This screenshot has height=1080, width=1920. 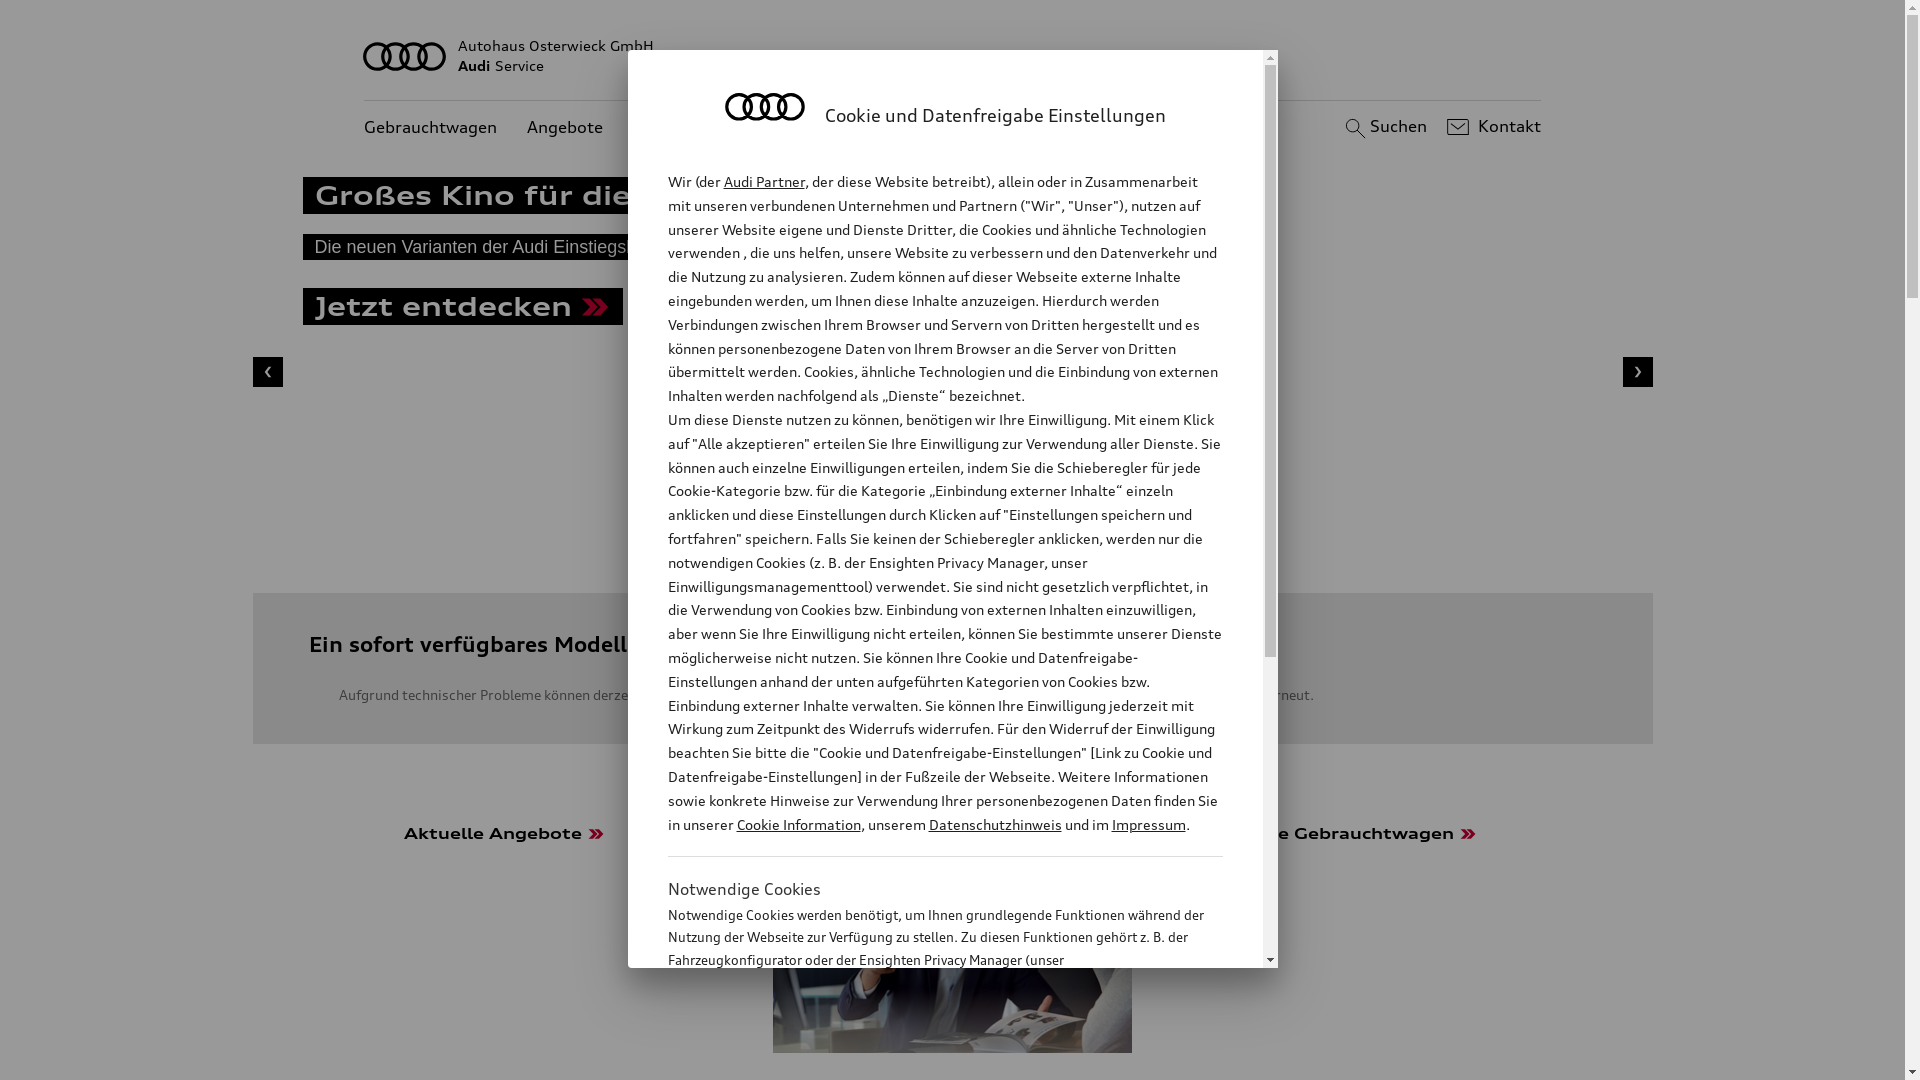 What do you see at coordinates (690, 127) in the screenshot?
I see `'Kundenservice'` at bounding box center [690, 127].